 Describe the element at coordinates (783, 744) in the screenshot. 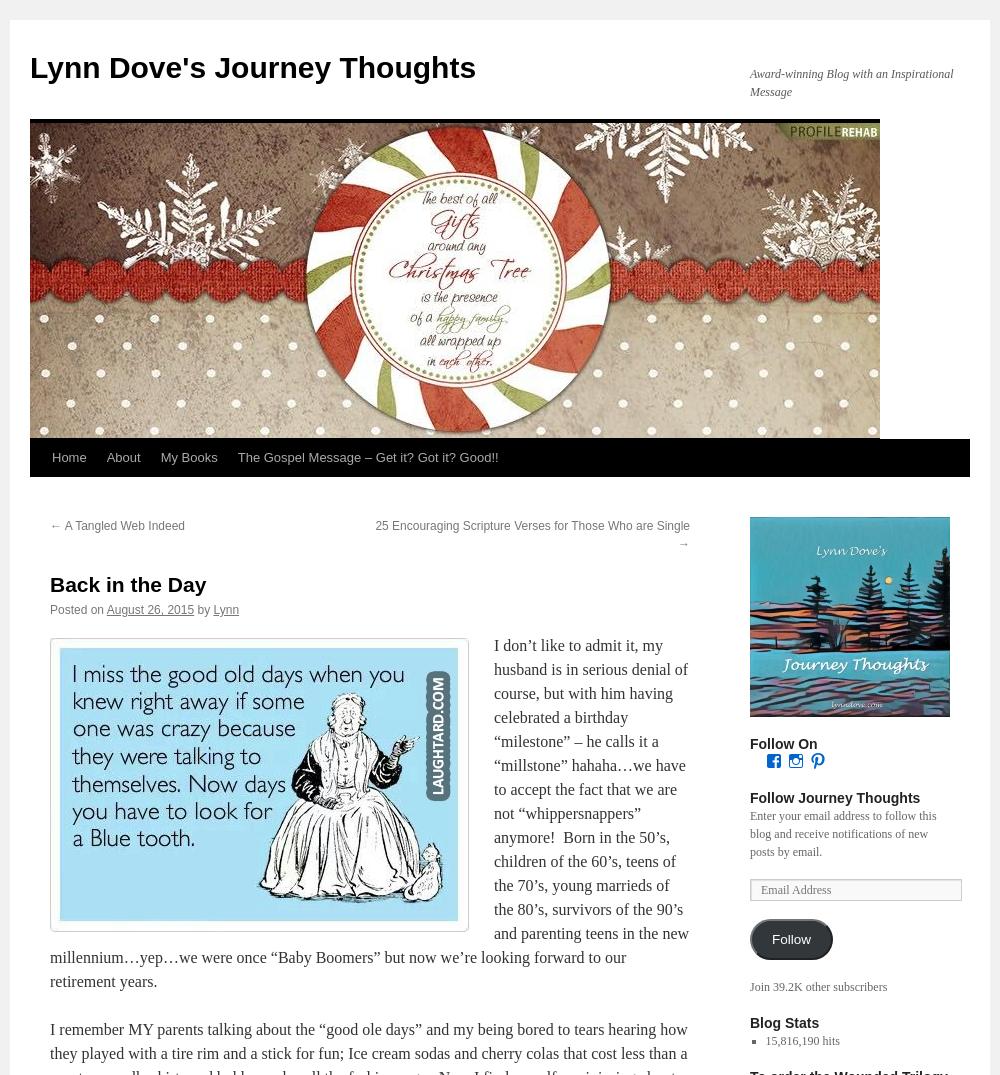

I see `'Follow On'` at that location.